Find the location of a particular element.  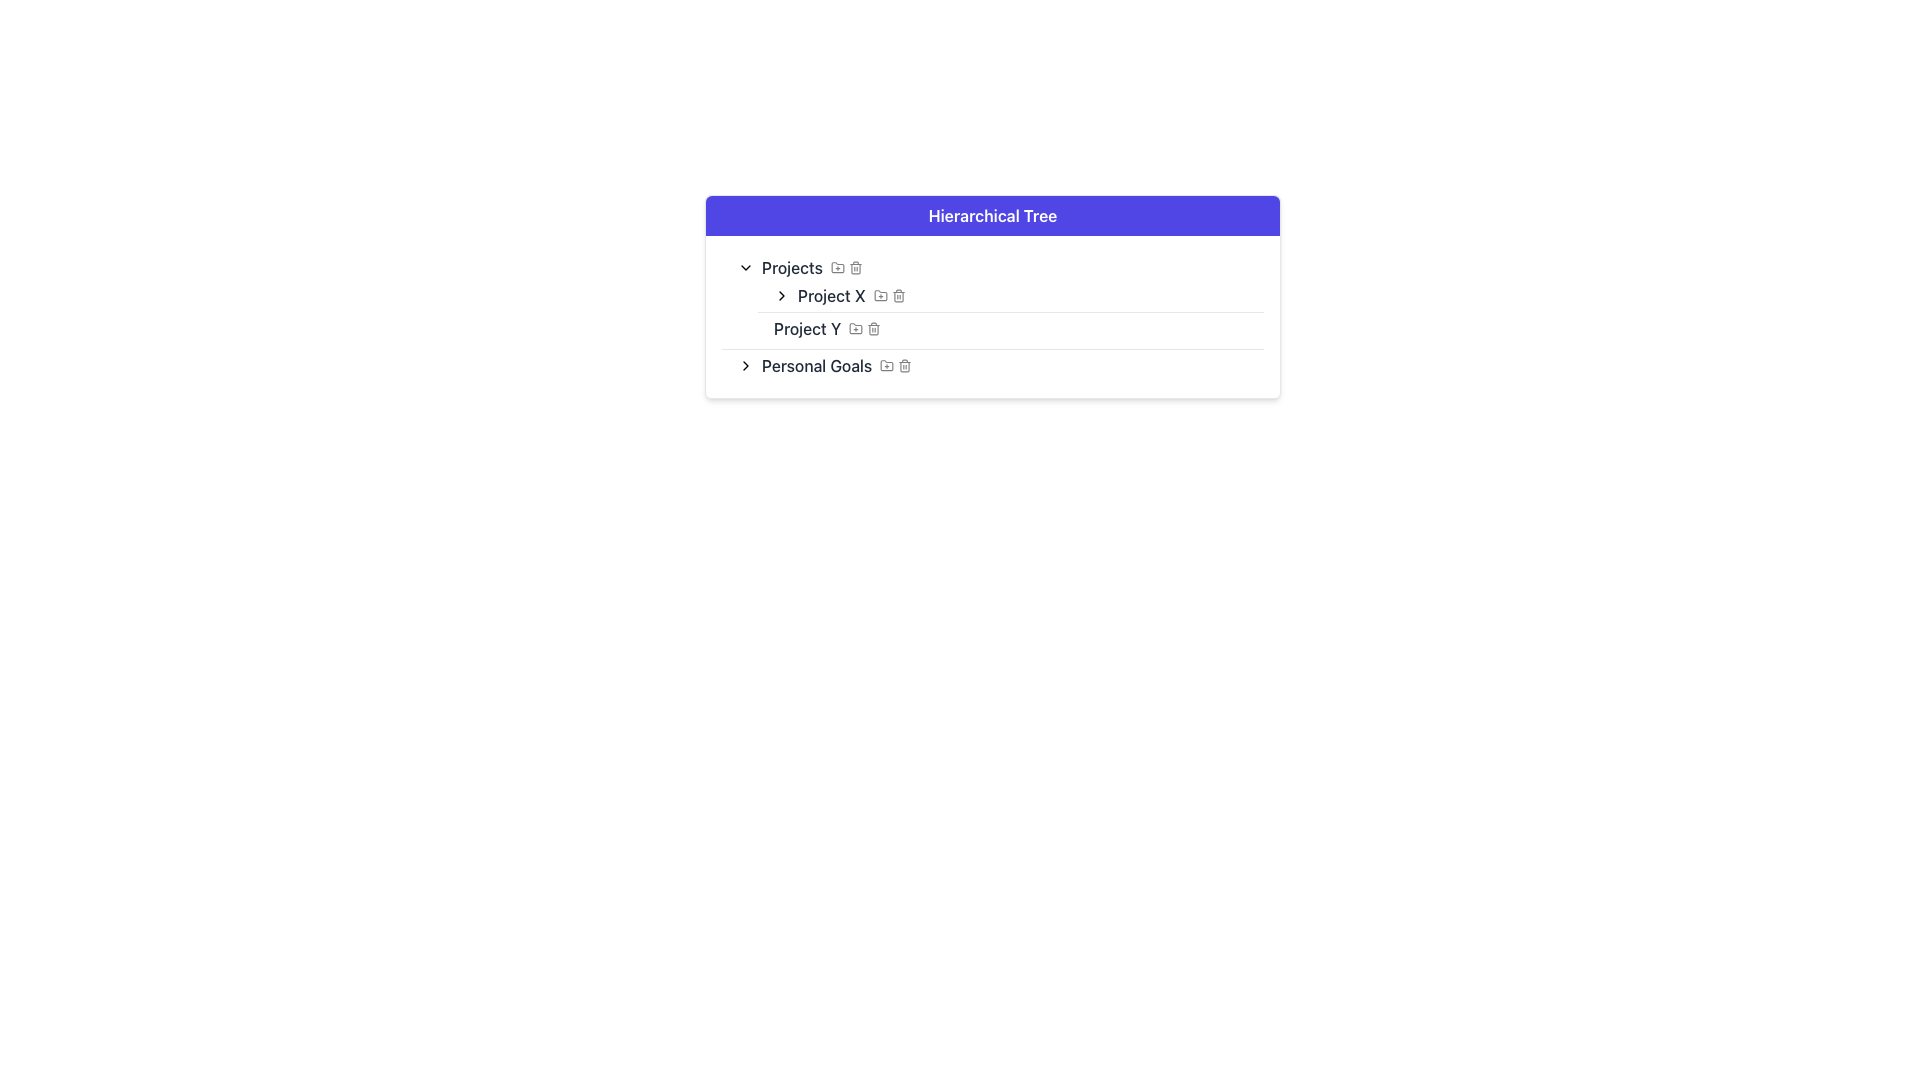

the trashcan icon located in the toolbar beneath the hierarchical tree is located at coordinates (855, 266).